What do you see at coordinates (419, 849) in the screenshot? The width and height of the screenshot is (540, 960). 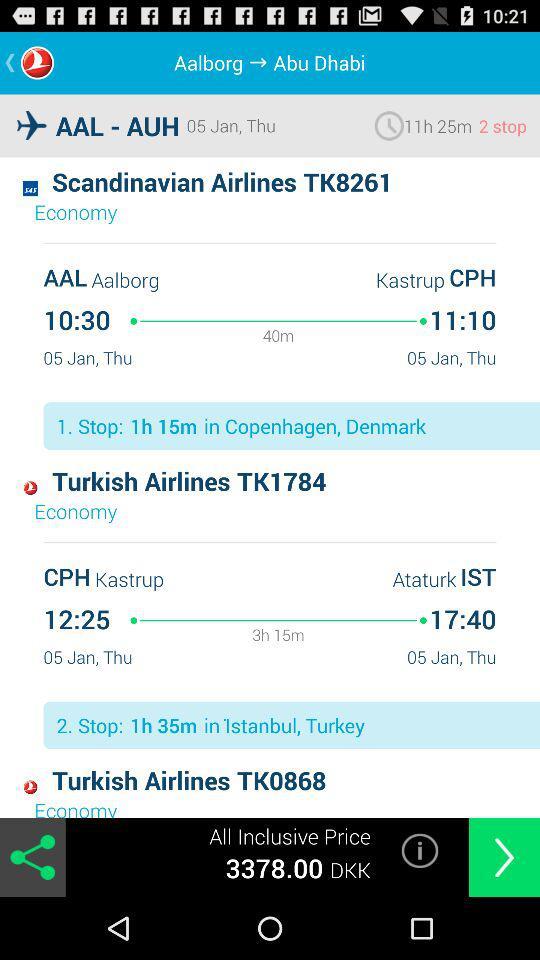 I see `information` at bounding box center [419, 849].